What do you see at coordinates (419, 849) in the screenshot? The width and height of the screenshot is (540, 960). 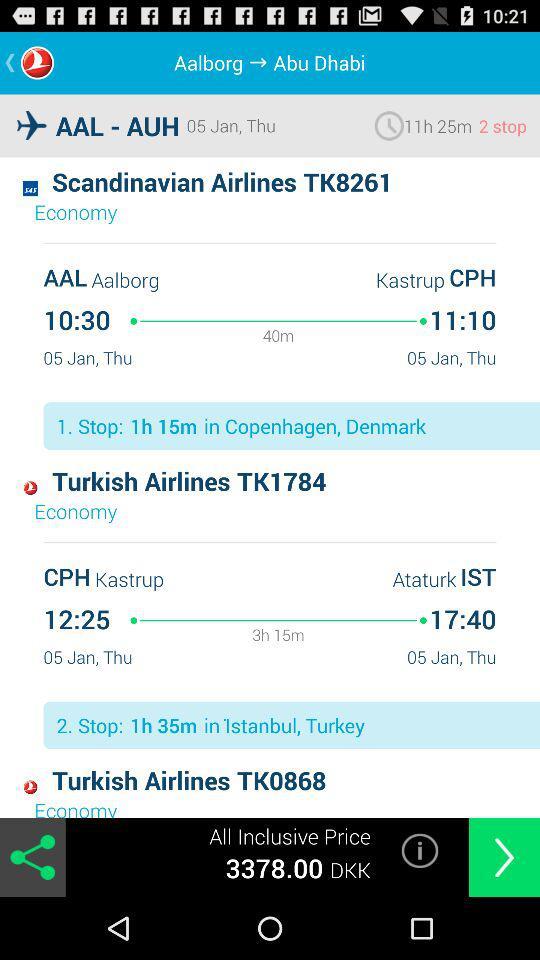 I see `information` at bounding box center [419, 849].